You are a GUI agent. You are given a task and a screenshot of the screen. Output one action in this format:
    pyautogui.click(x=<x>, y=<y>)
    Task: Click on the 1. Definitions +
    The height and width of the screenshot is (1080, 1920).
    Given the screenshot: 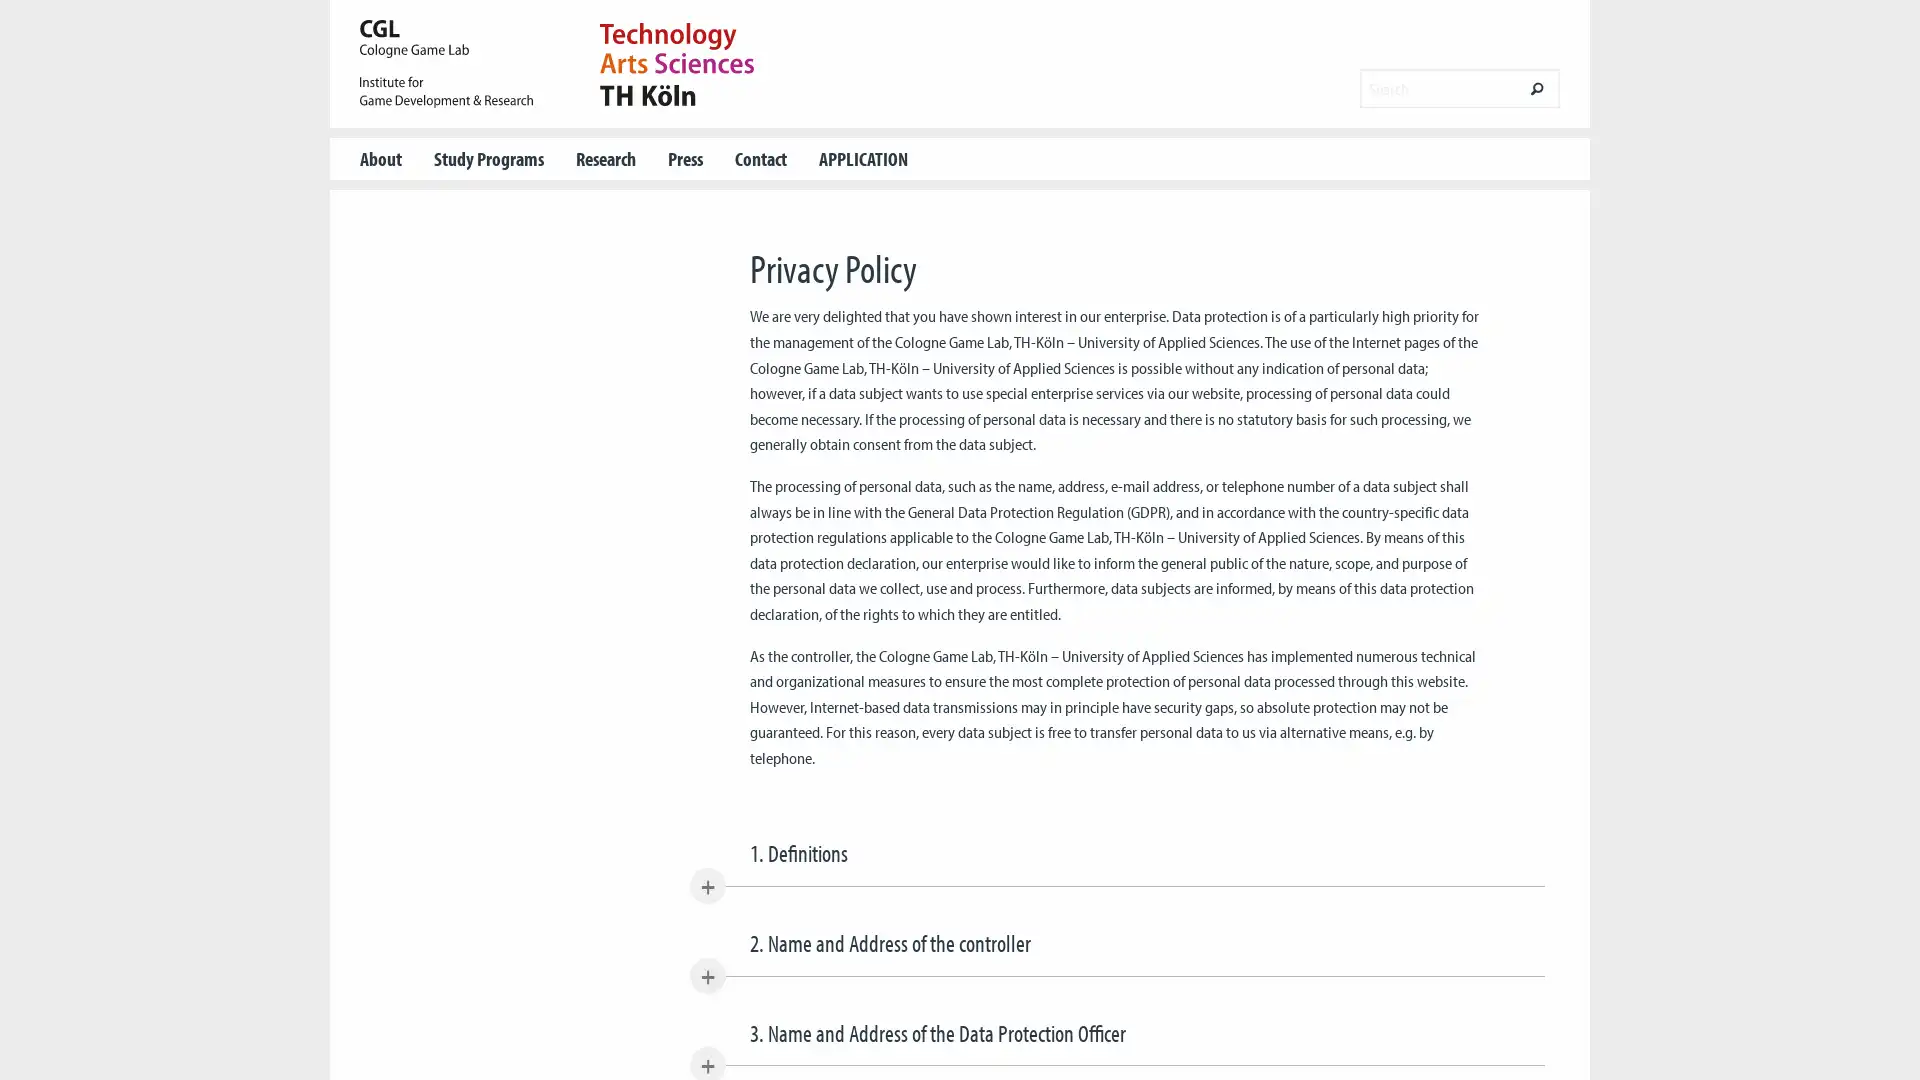 What is the action you would take?
    pyautogui.click(x=1115, y=860)
    